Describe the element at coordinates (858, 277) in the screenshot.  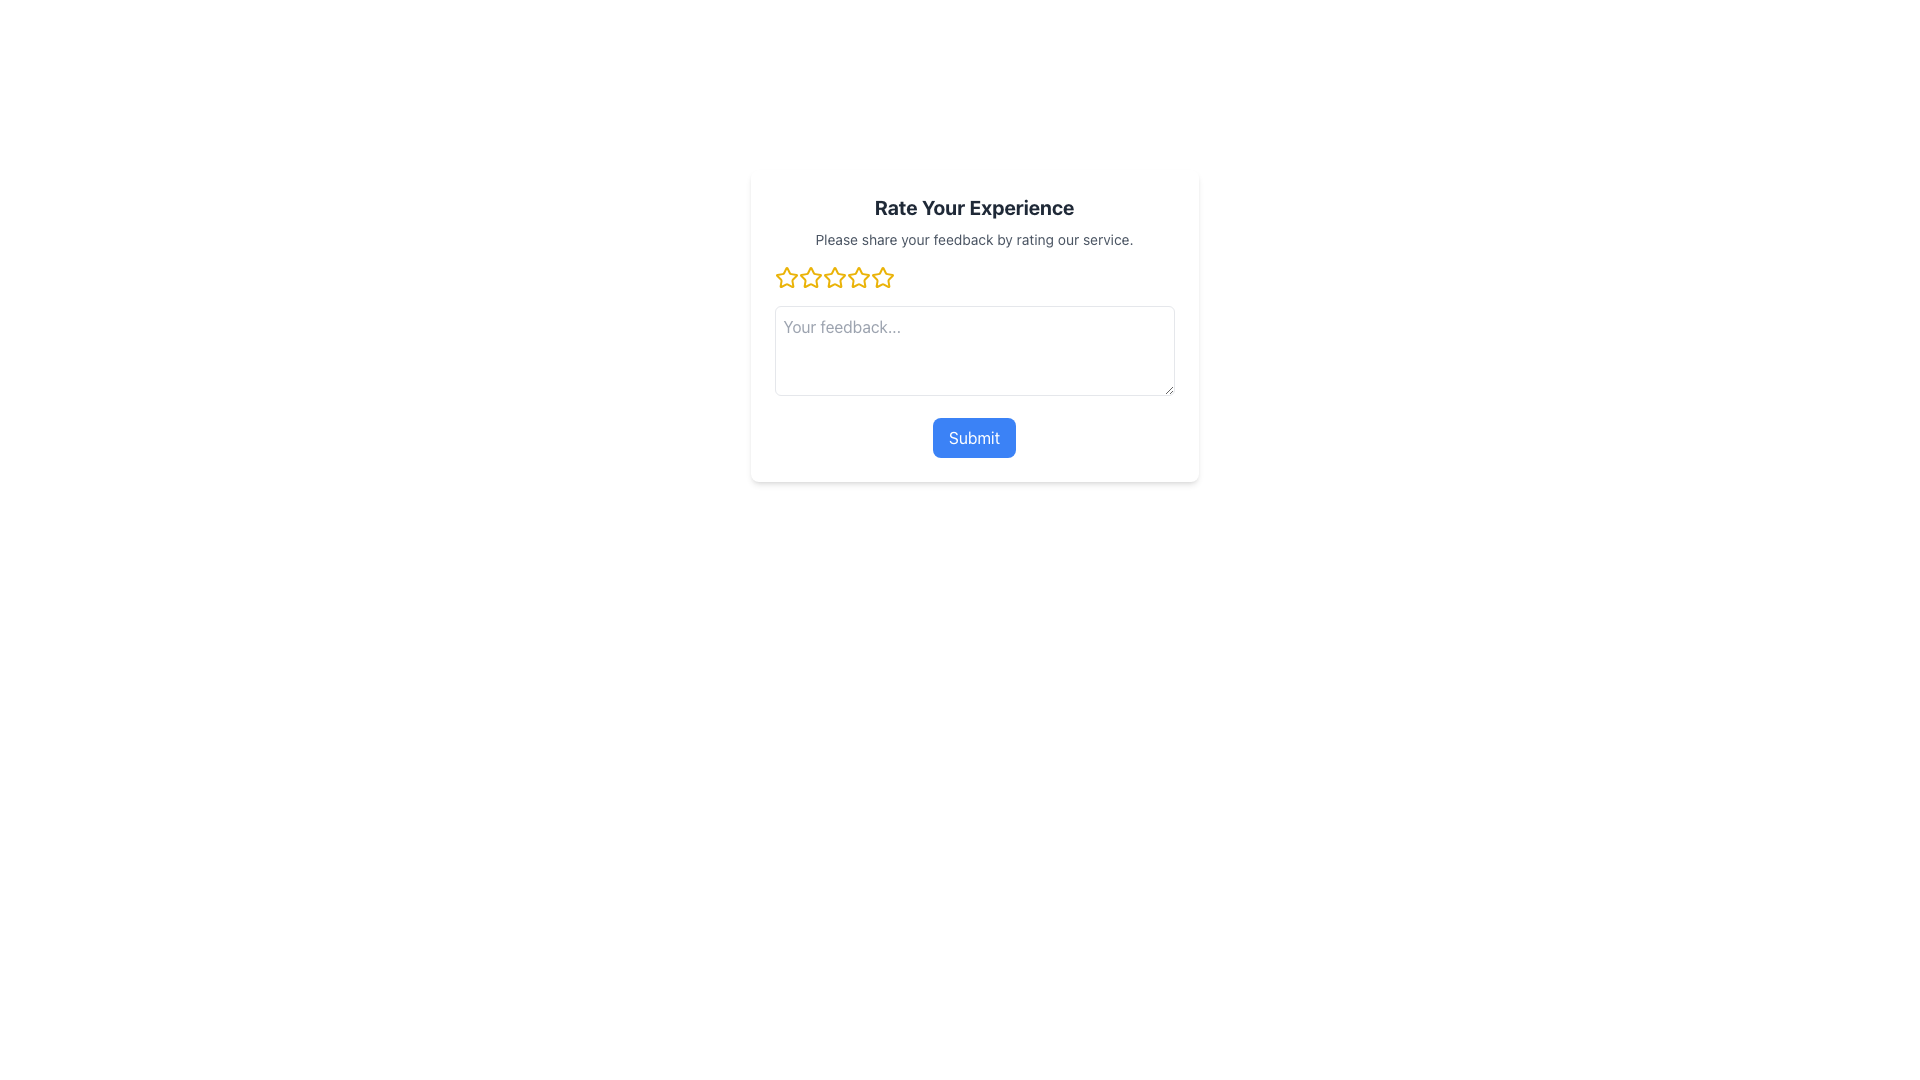
I see `the fifth yellow star icon in the rating interface` at that location.